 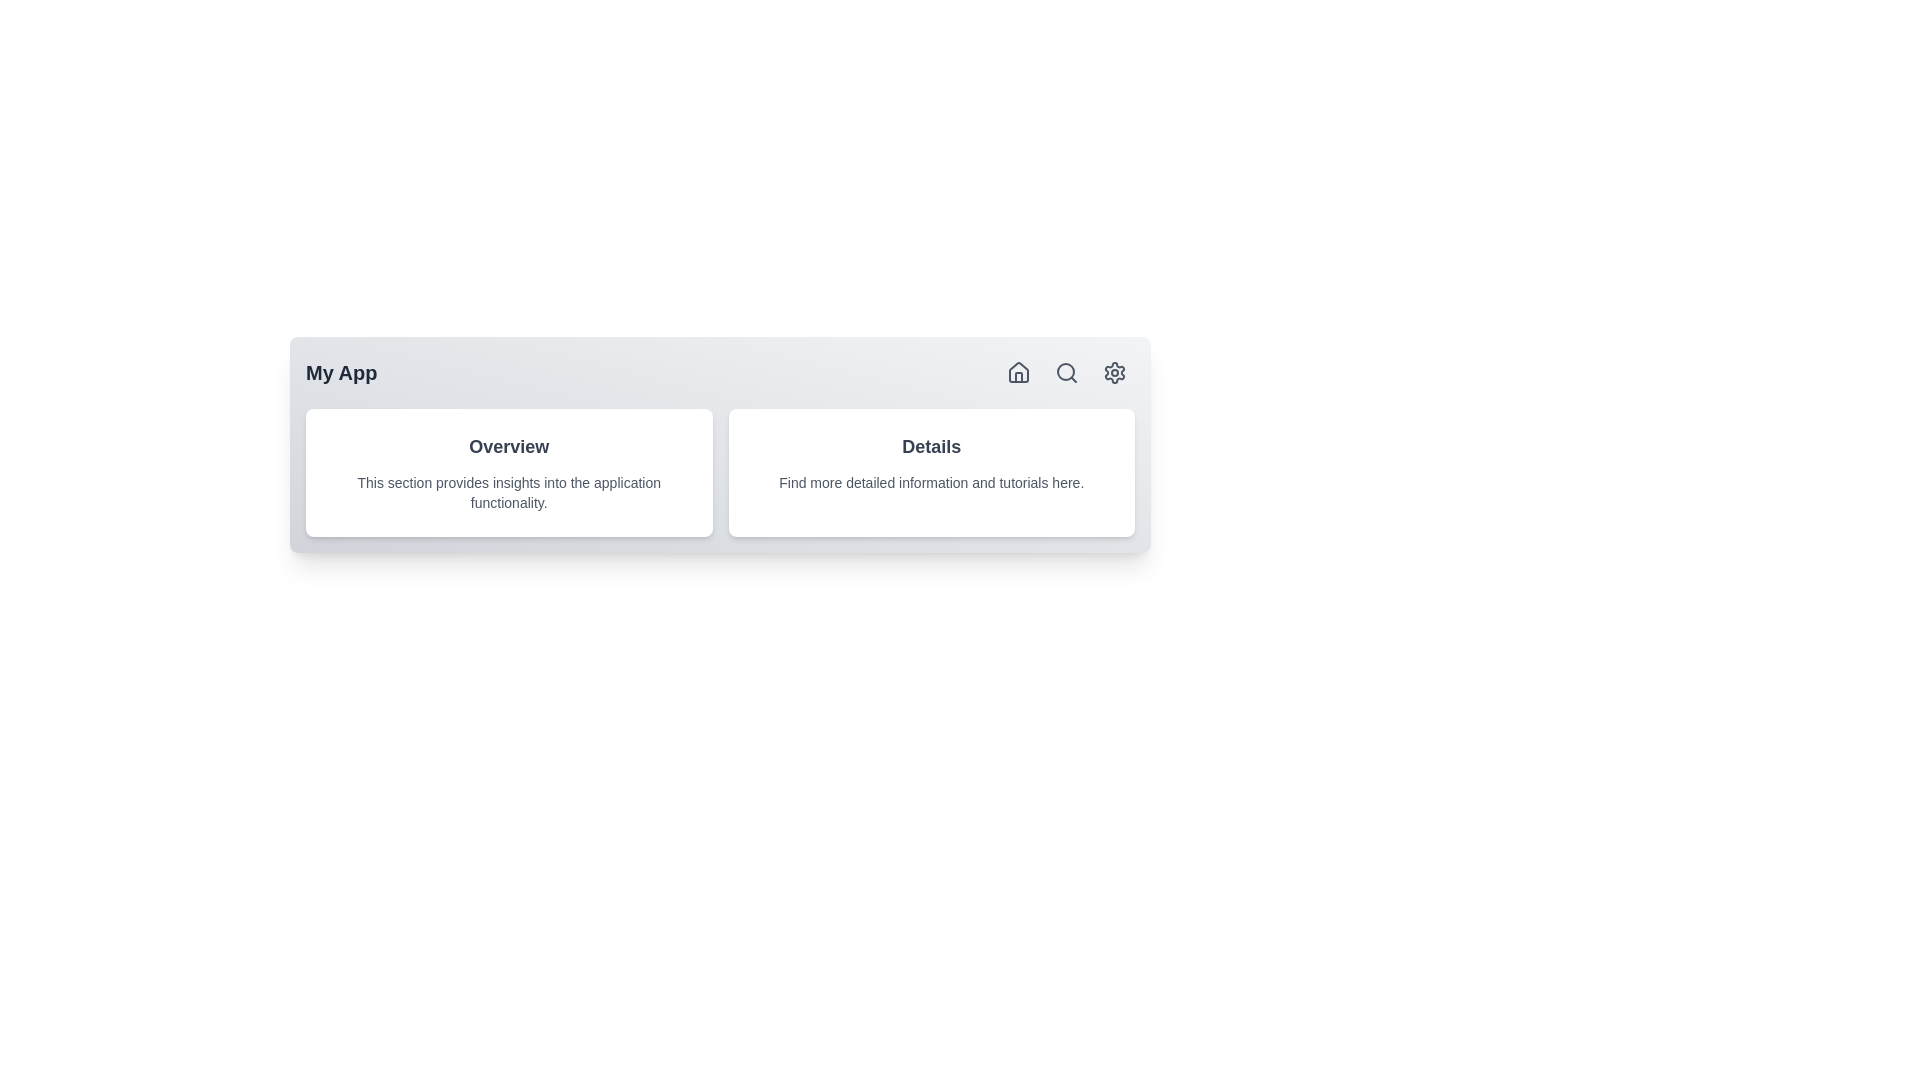 What do you see at coordinates (930, 482) in the screenshot?
I see `text from the Text Label located below the 'Details' heading, which supplements the information provided in the 'Details' section` at bounding box center [930, 482].